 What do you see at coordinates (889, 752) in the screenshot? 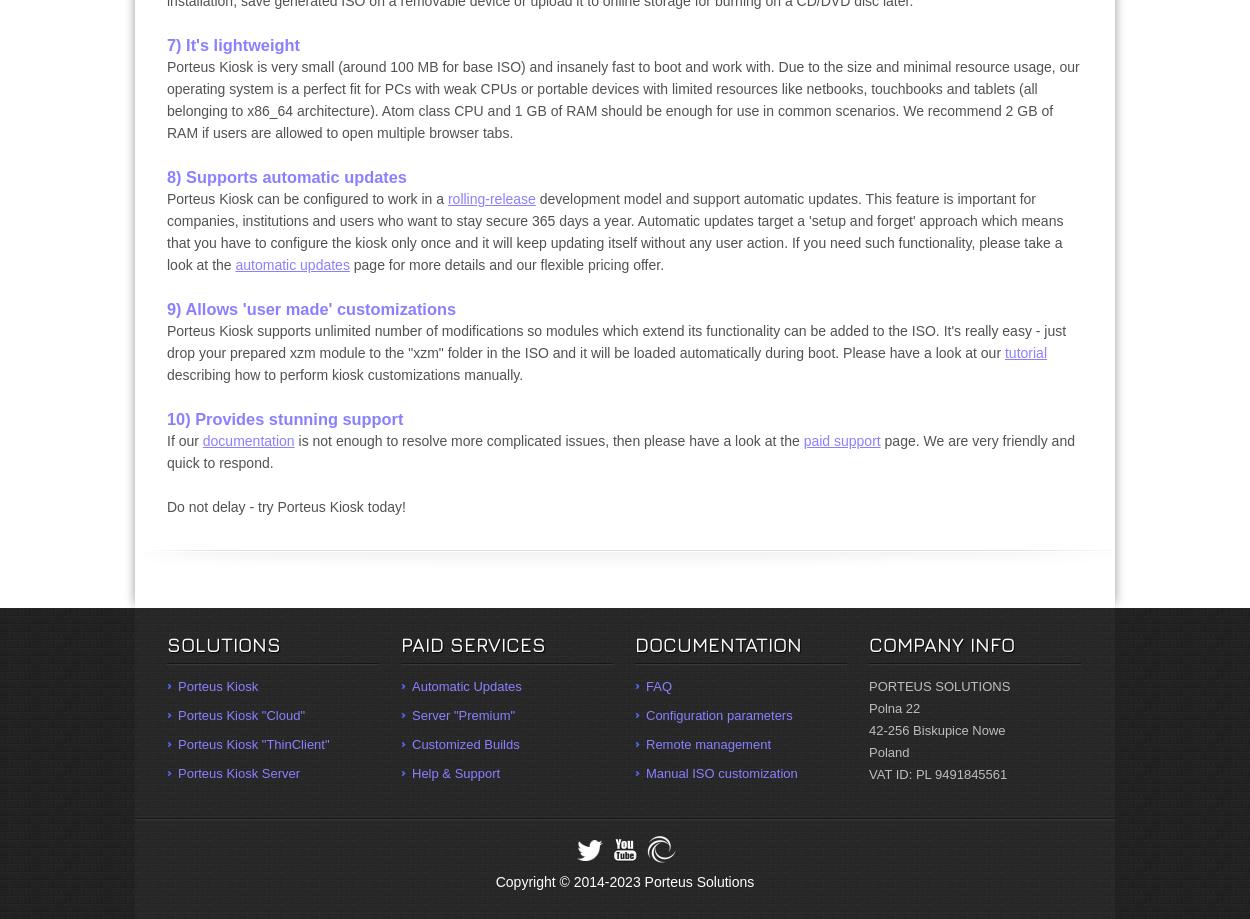
I see `'Poland'` at bounding box center [889, 752].